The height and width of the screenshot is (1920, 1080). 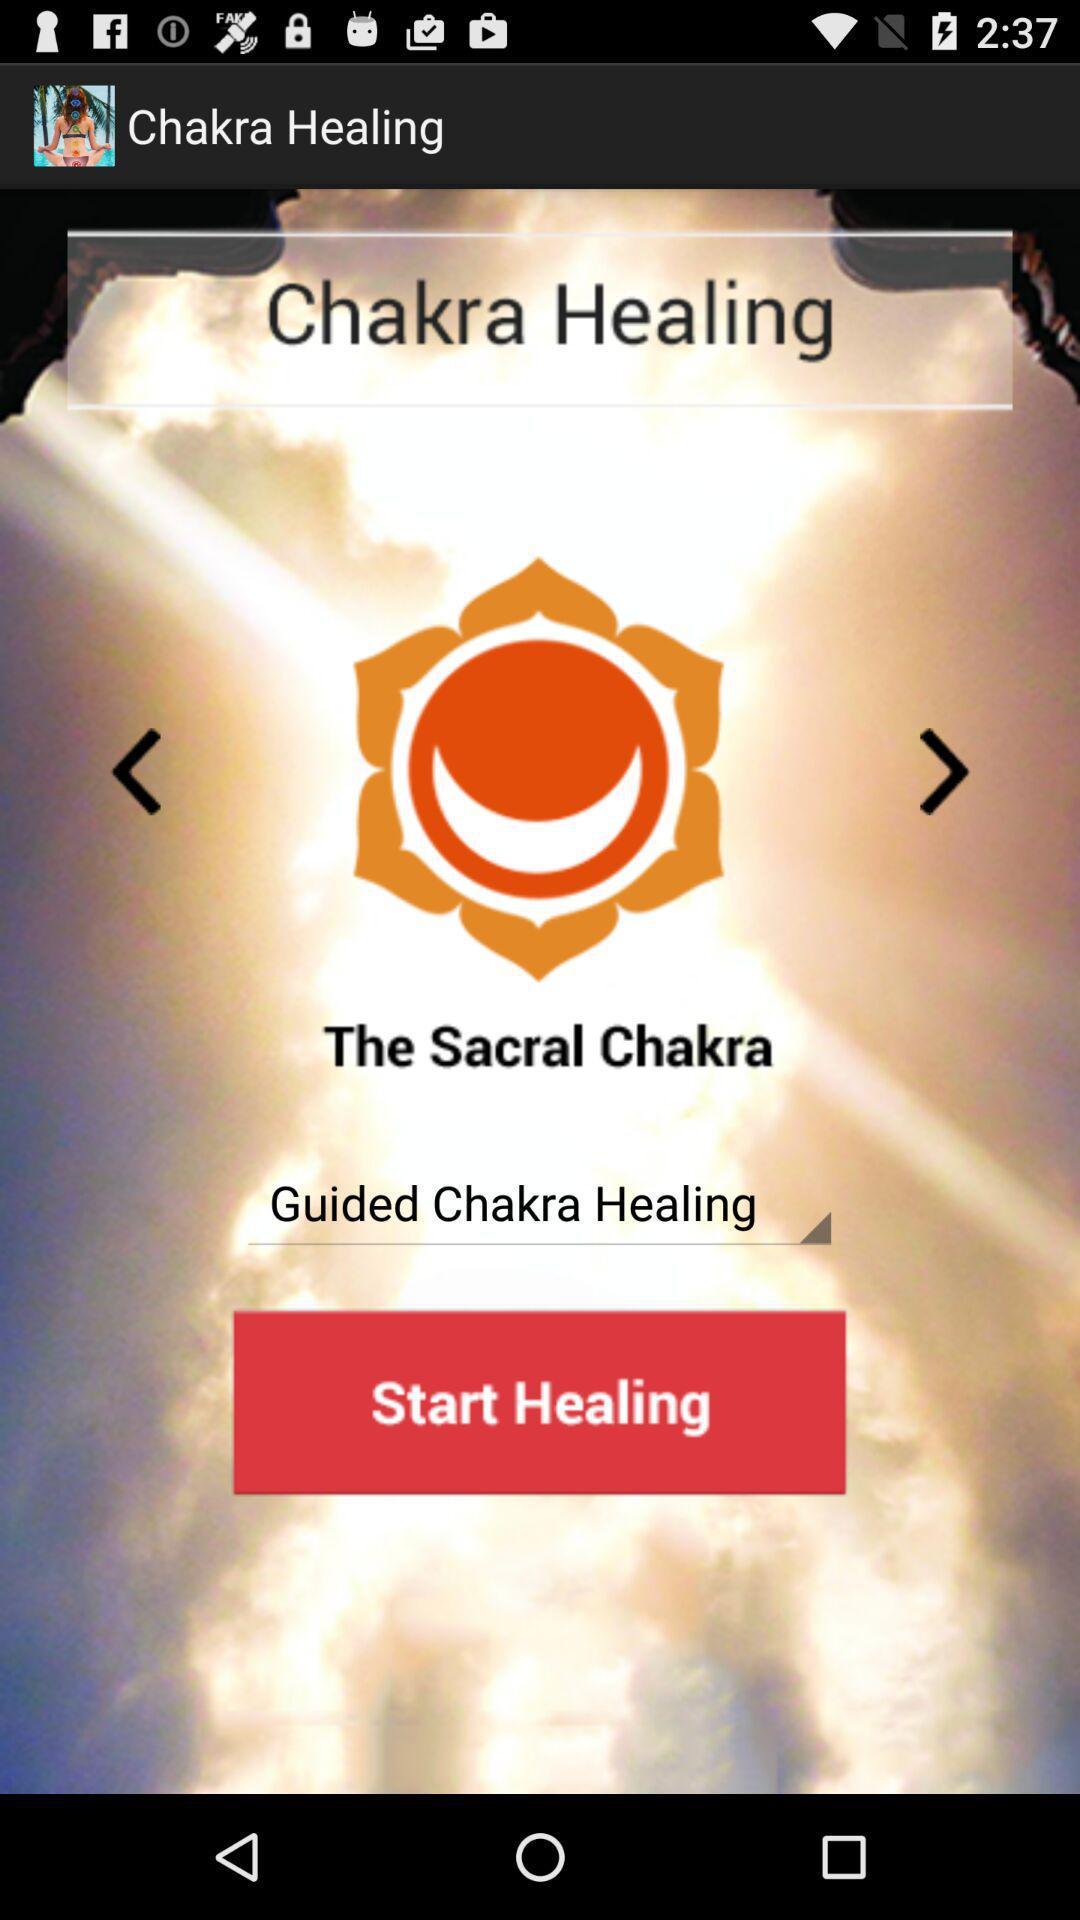 I want to click on previous page, so click(x=135, y=770).